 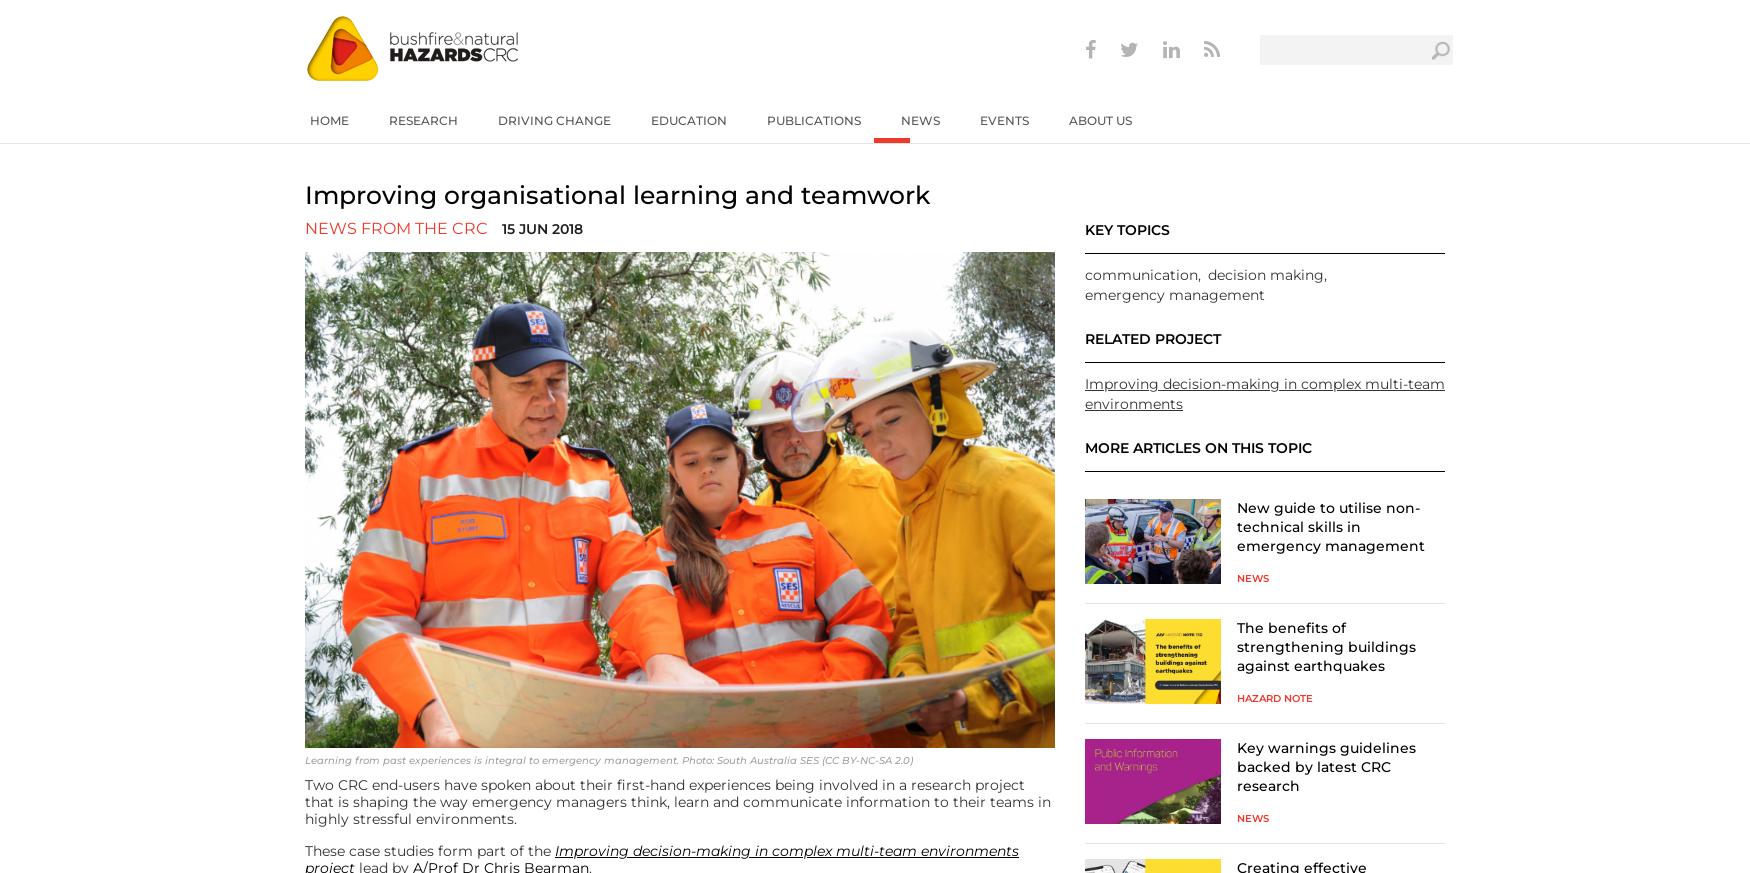 What do you see at coordinates (1140, 274) in the screenshot?
I see `'communication'` at bounding box center [1140, 274].